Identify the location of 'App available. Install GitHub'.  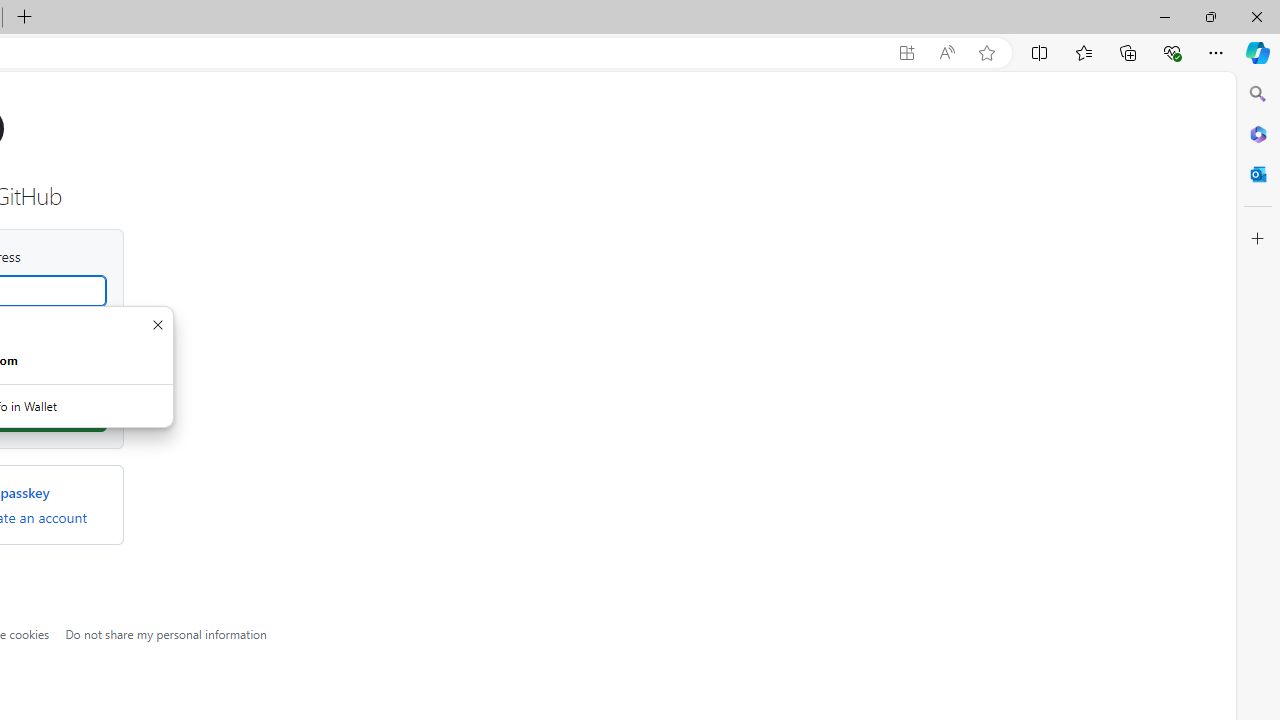
(905, 52).